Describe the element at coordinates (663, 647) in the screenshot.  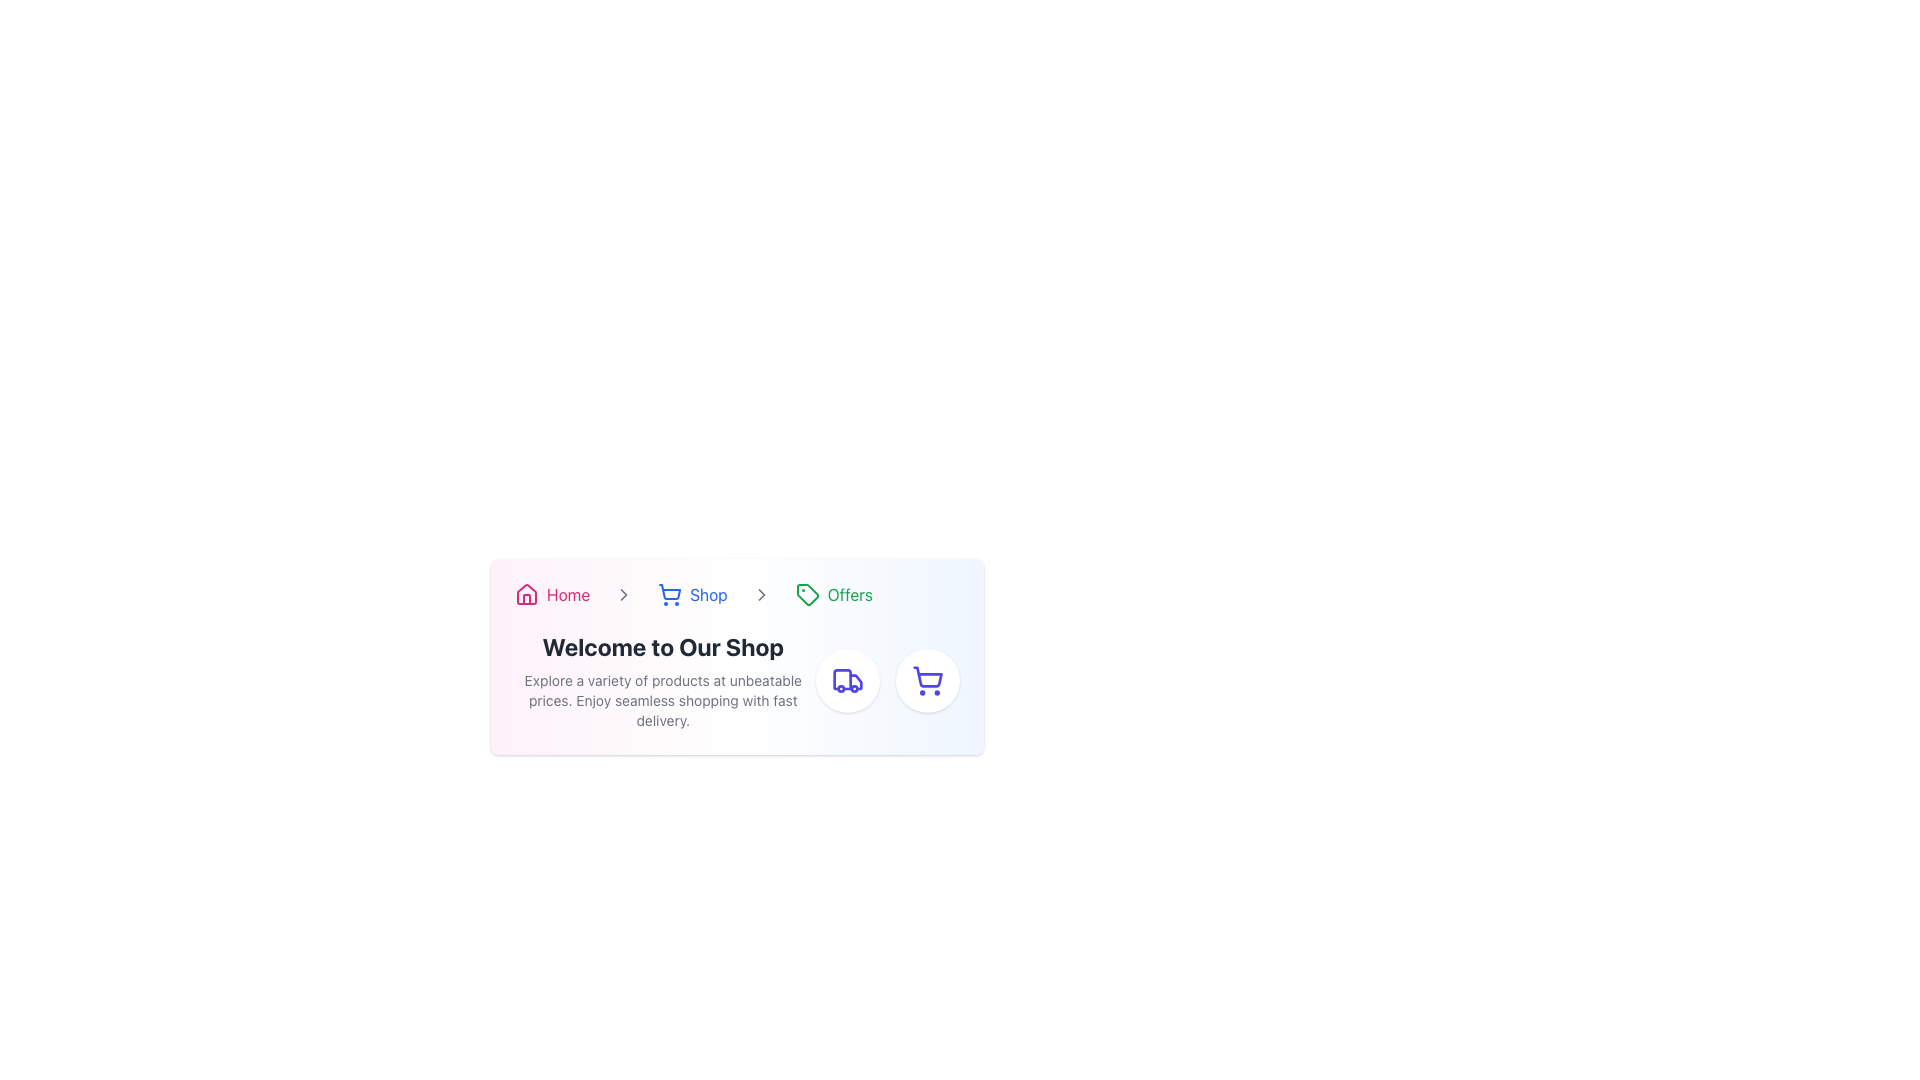
I see `text content of the Text Label (Heading) that serves as a greeting and provides context for the page` at that location.